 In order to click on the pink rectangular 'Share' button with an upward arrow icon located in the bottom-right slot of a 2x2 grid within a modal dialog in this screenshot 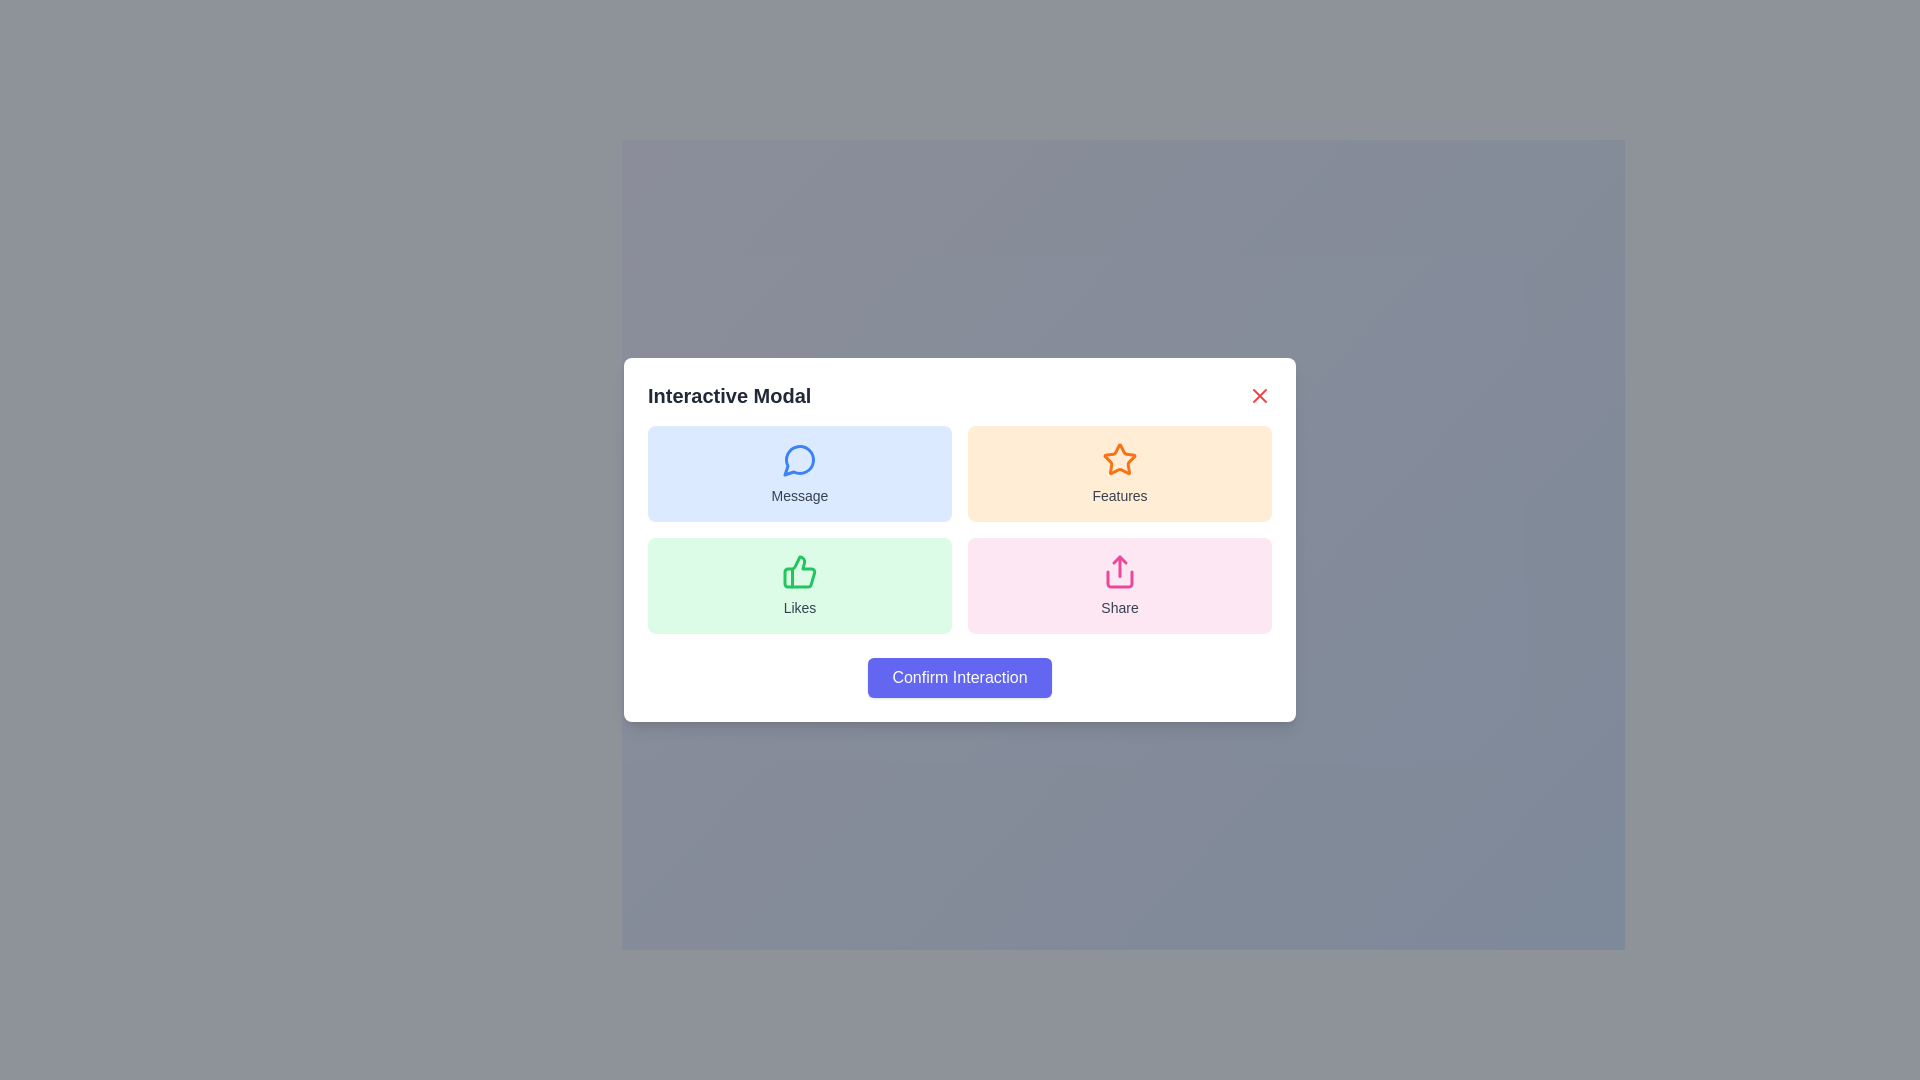, I will do `click(1118, 585)`.